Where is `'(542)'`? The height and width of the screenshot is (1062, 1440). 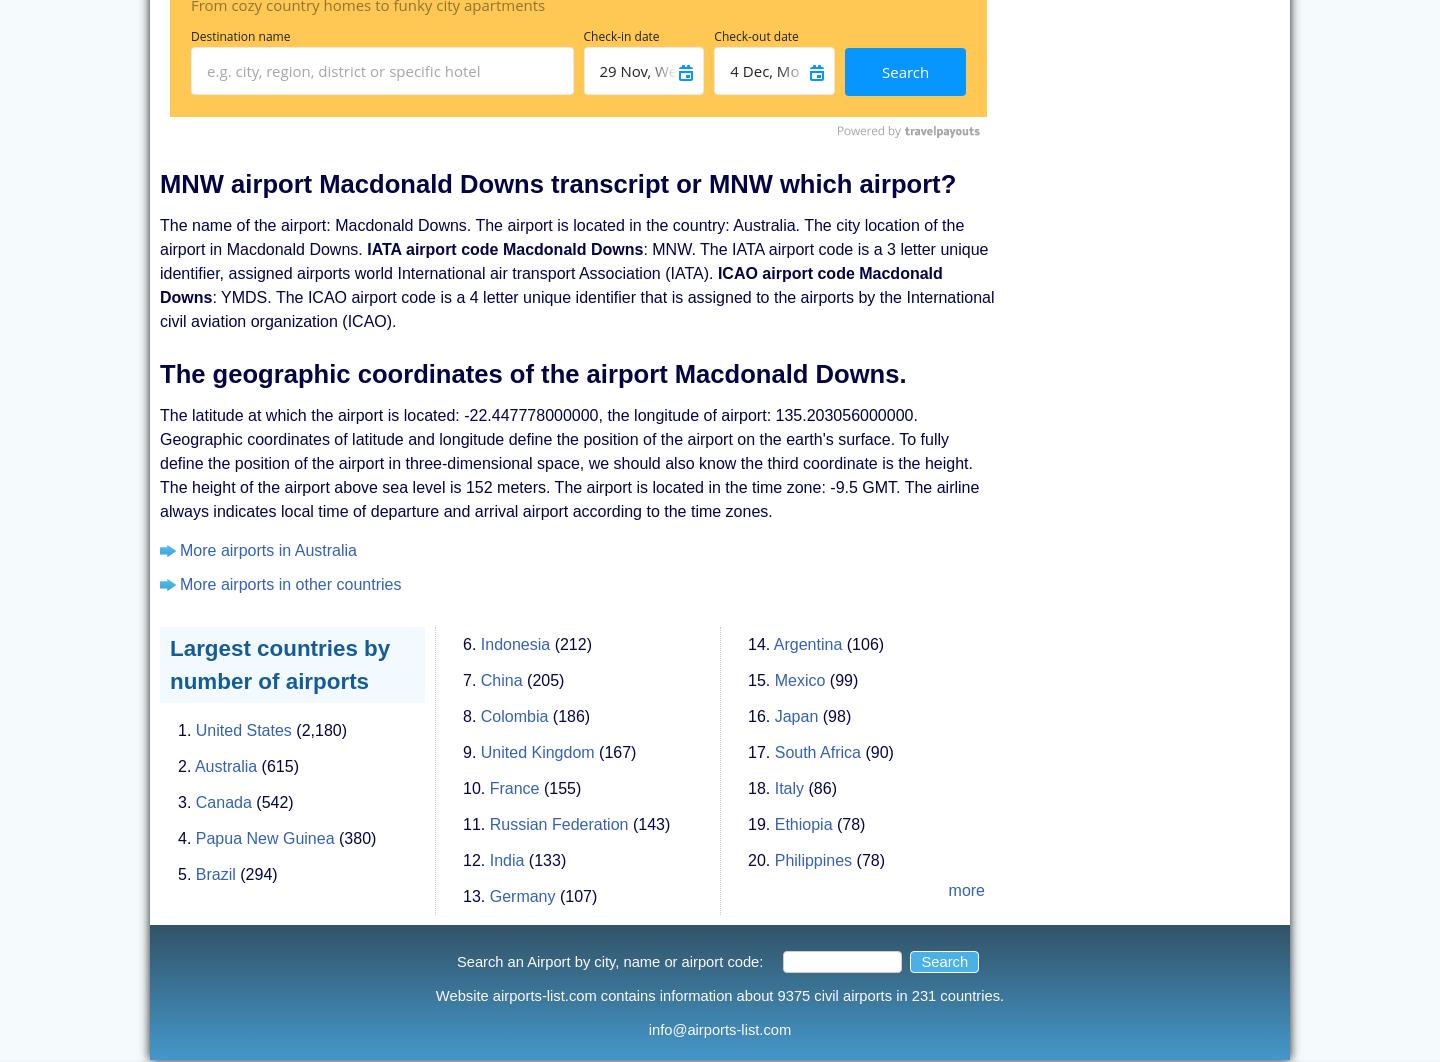 '(542)' is located at coordinates (273, 801).